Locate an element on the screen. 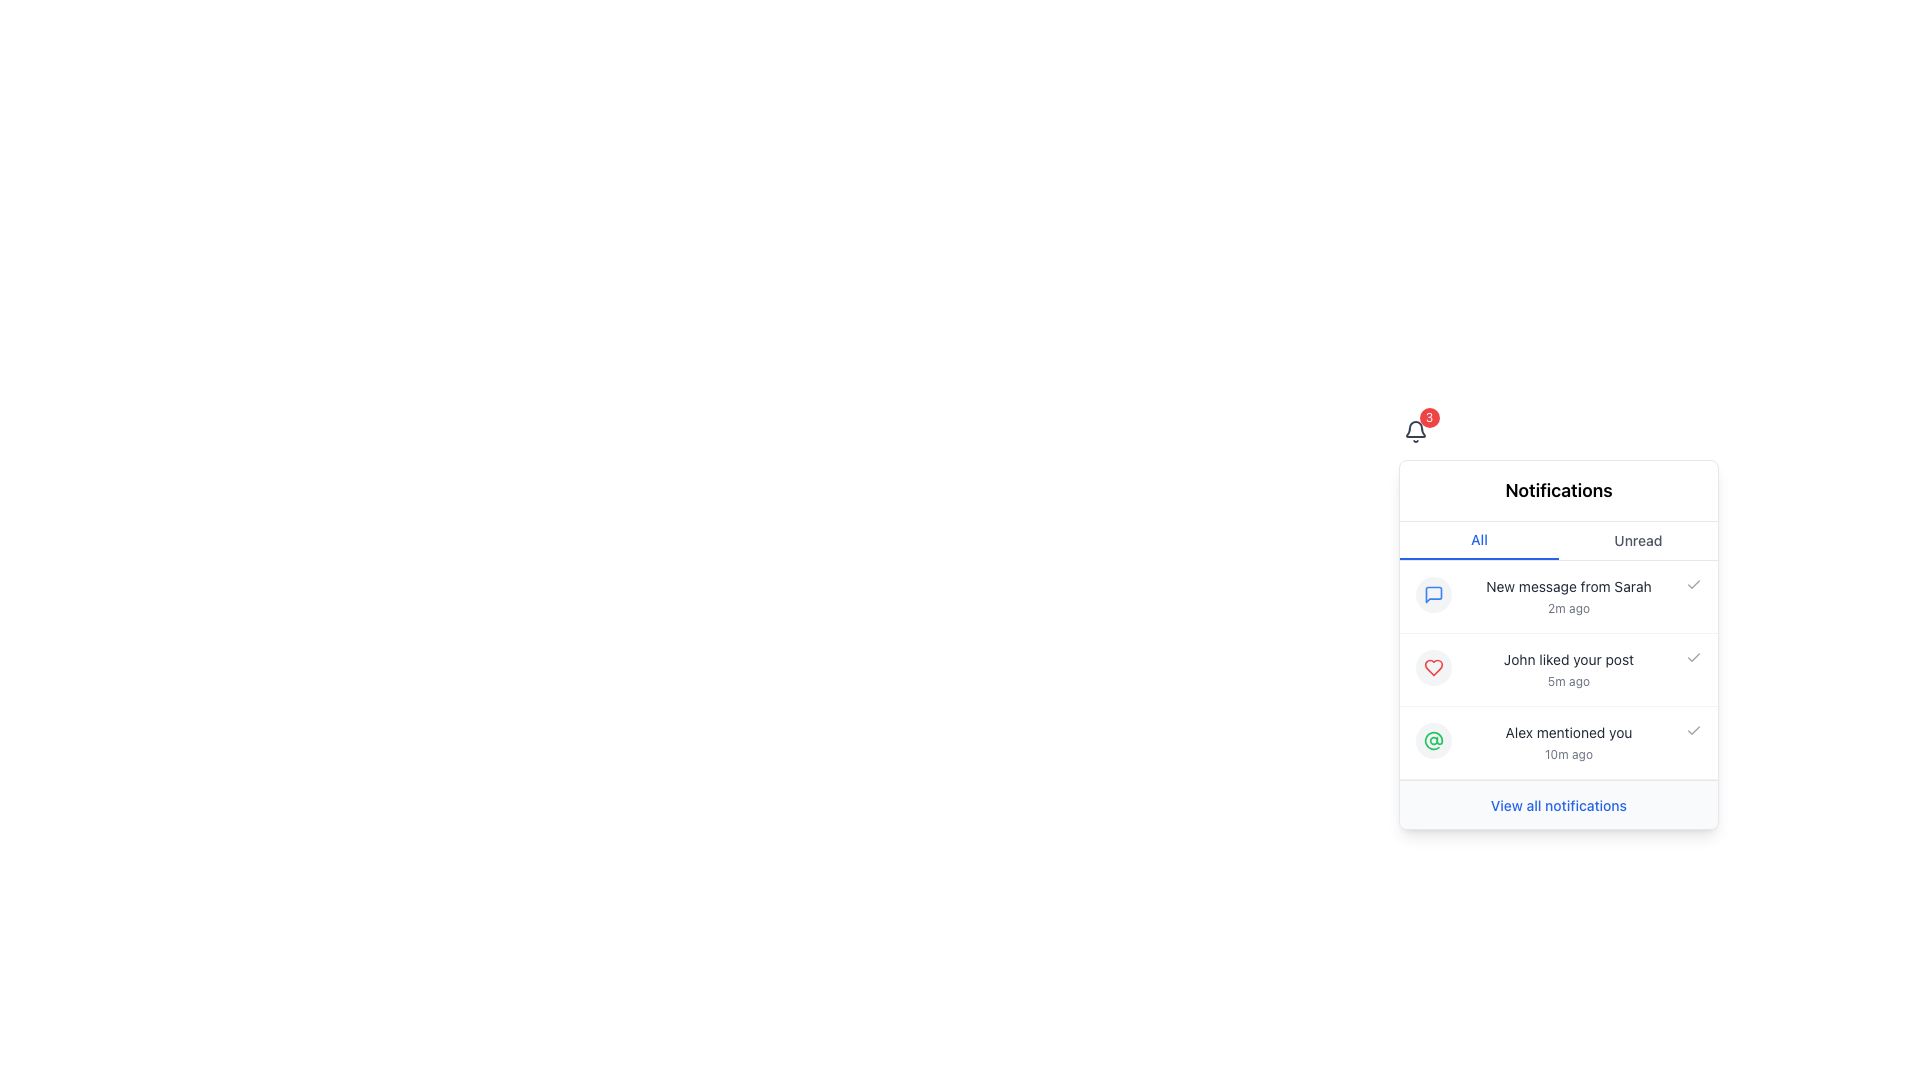 This screenshot has width=1920, height=1080. the text label that indicates how much time has elapsed since the activity occurred, located in the second notification entry from the top in the notification dropdown menu, directly below 'John liked your post' is located at coordinates (1568, 681).